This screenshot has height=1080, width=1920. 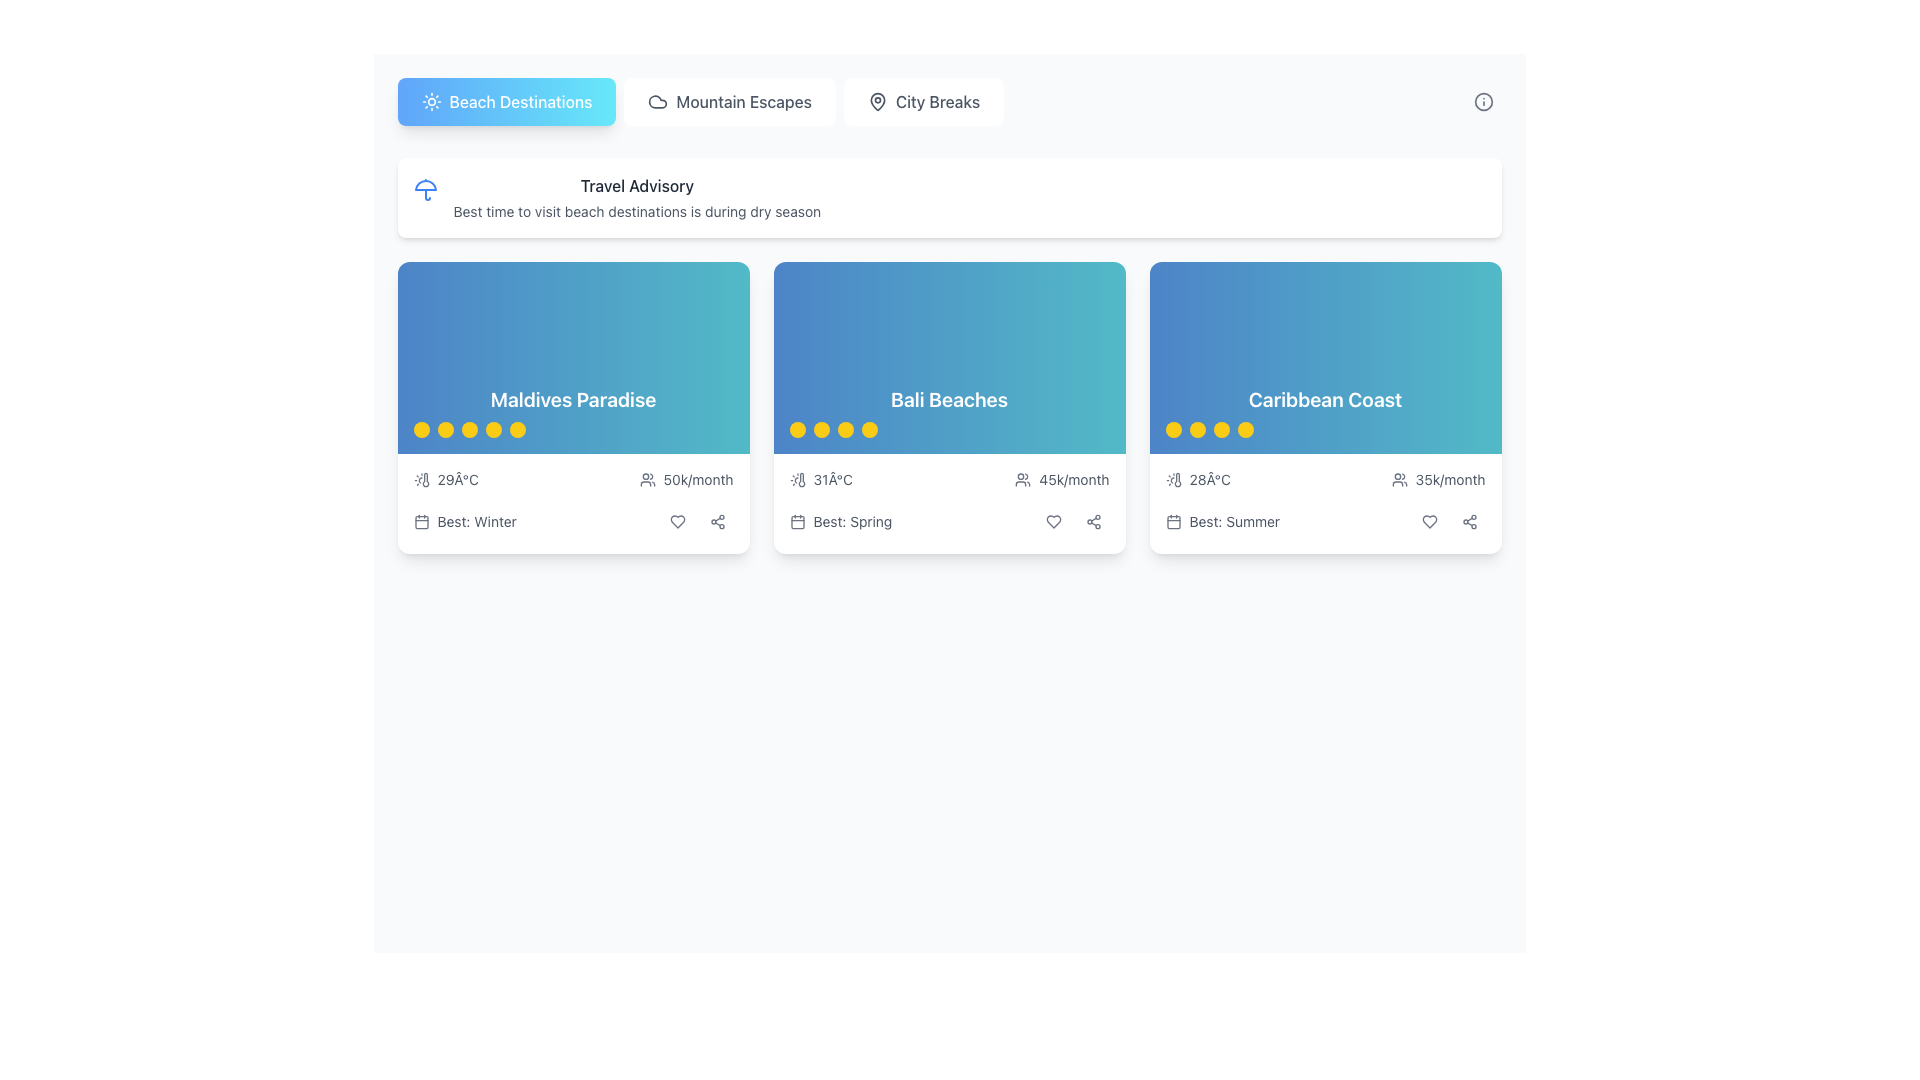 What do you see at coordinates (845, 428) in the screenshot?
I see `the third yellow Indicator Dot in the row below the title 'Bali Beaches'` at bounding box center [845, 428].